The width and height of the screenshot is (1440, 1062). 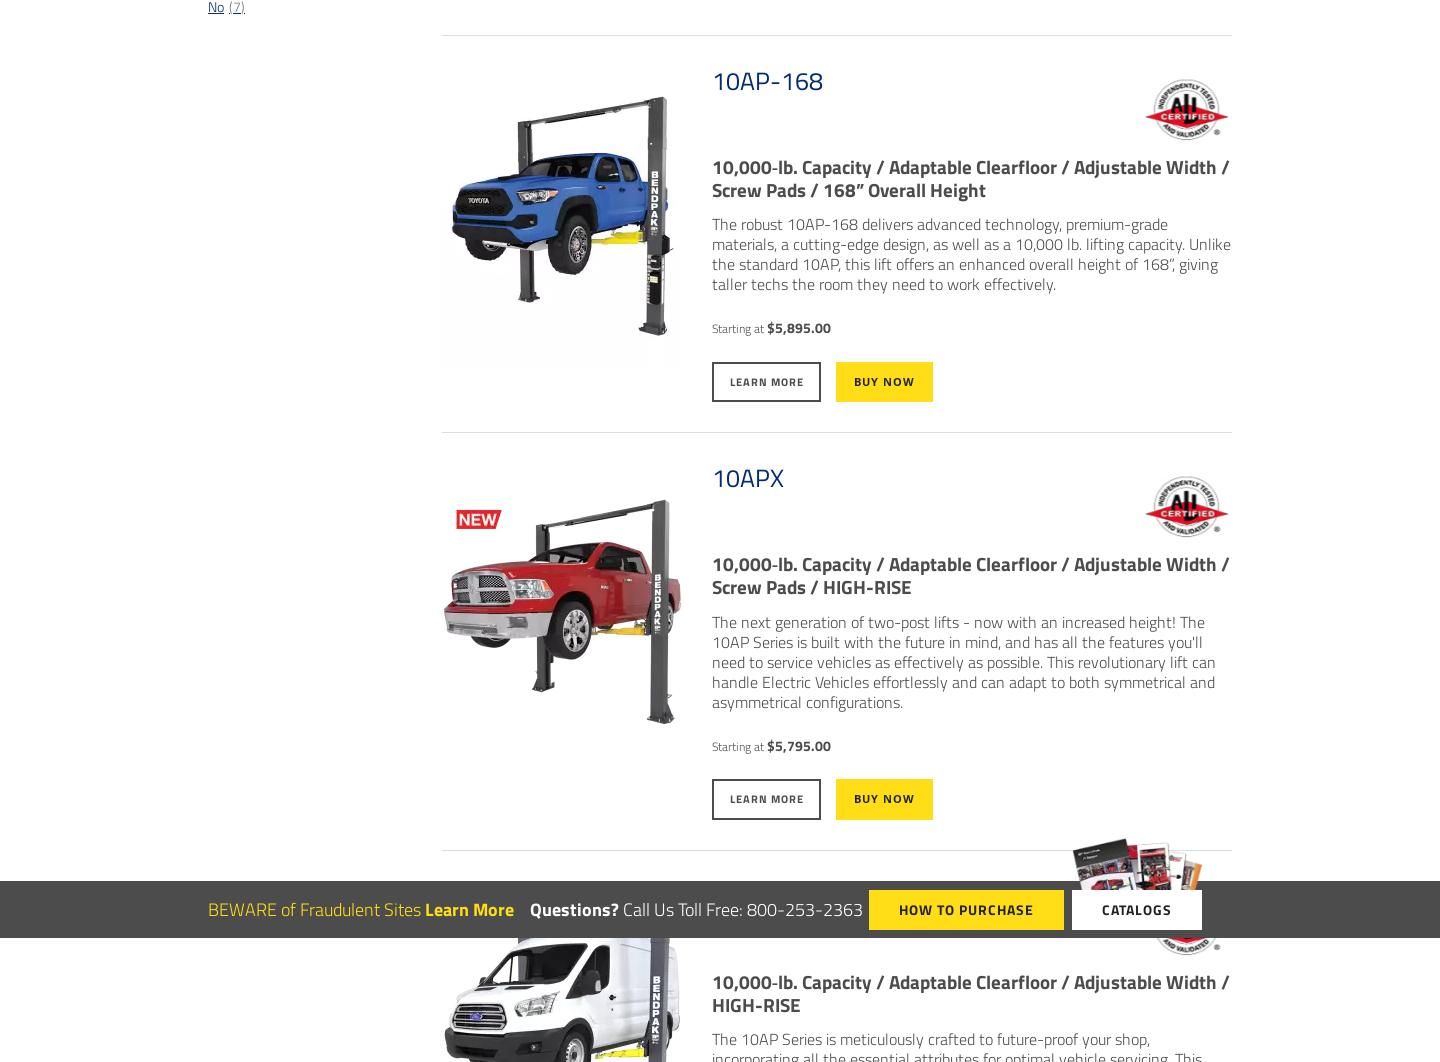 I want to click on '10APX-181', so click(x=771, y=895).